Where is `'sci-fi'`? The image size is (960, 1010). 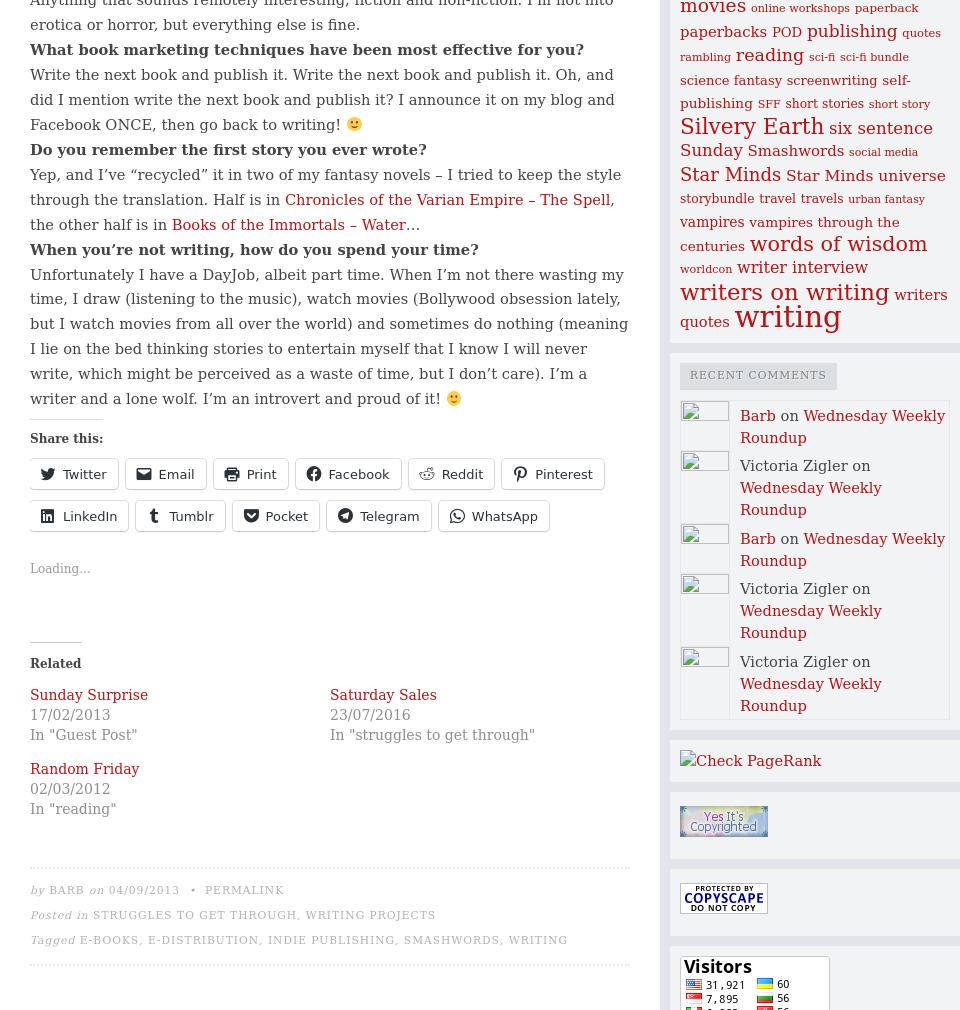 'sci-fi' is located at coordinates (821, 56).